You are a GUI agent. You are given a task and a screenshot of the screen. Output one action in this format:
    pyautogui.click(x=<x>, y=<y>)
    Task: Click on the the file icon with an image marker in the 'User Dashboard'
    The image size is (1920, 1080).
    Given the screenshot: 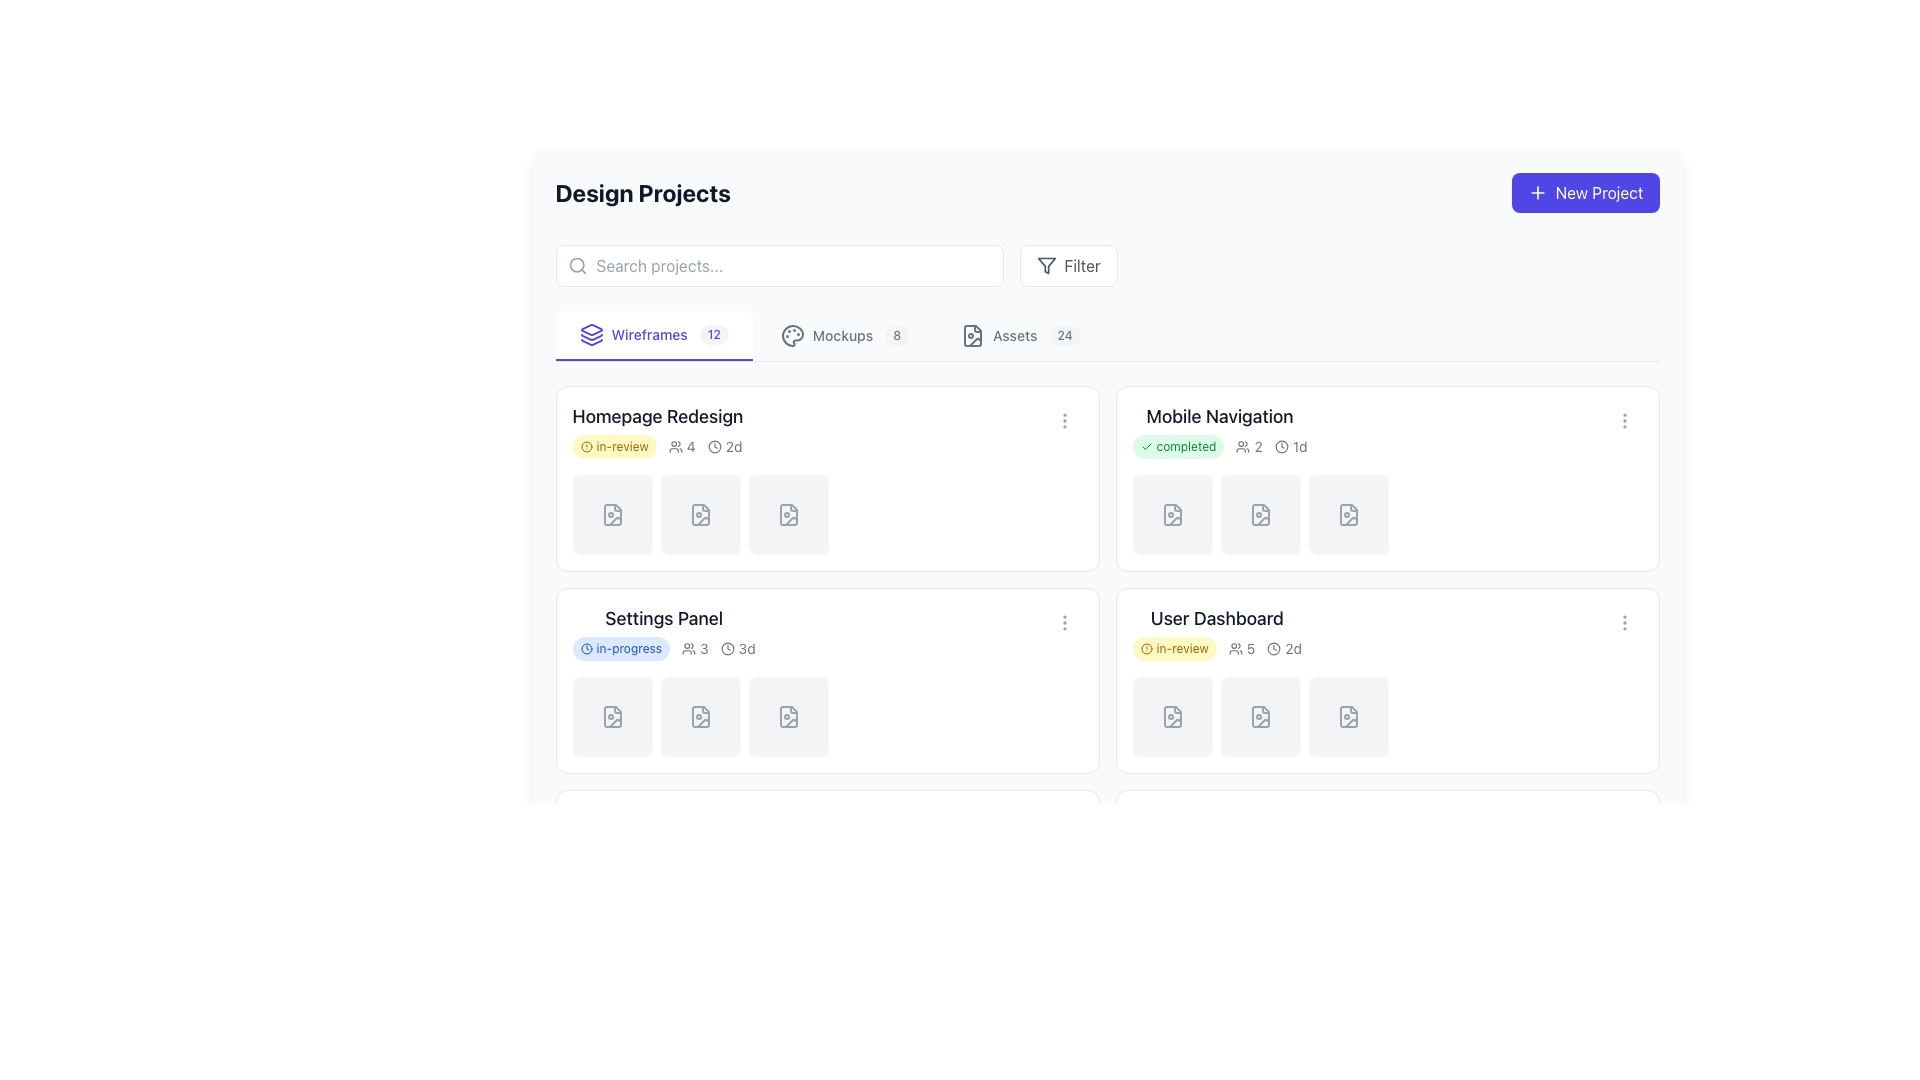 What is the action you would take?
    pyautogui.click(x=1348, y=716)
    